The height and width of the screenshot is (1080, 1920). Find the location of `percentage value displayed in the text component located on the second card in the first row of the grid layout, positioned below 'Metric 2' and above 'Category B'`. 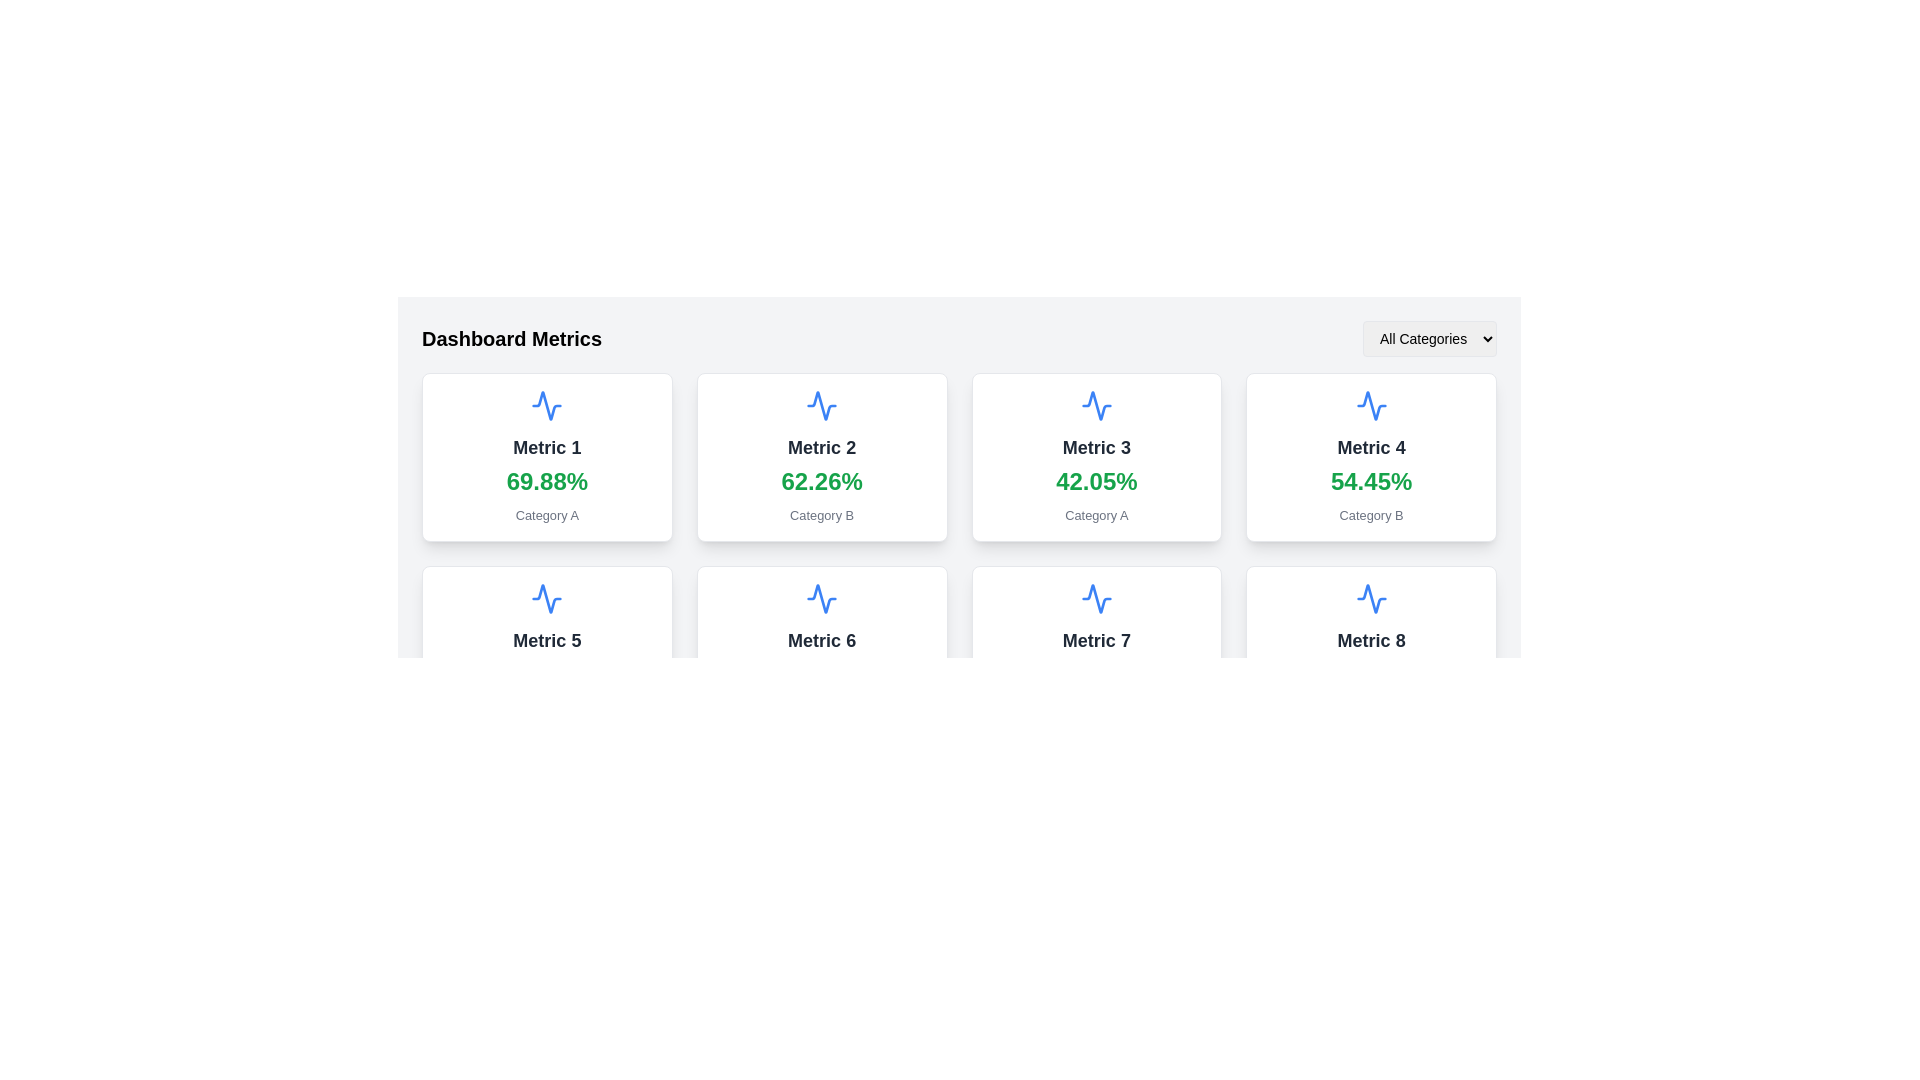

percentage value displayed in the text component located on the second card in the first row of the grid layout, positioned below 'Metric 2' and above 'Category B' is located at coordinates (822, 482).